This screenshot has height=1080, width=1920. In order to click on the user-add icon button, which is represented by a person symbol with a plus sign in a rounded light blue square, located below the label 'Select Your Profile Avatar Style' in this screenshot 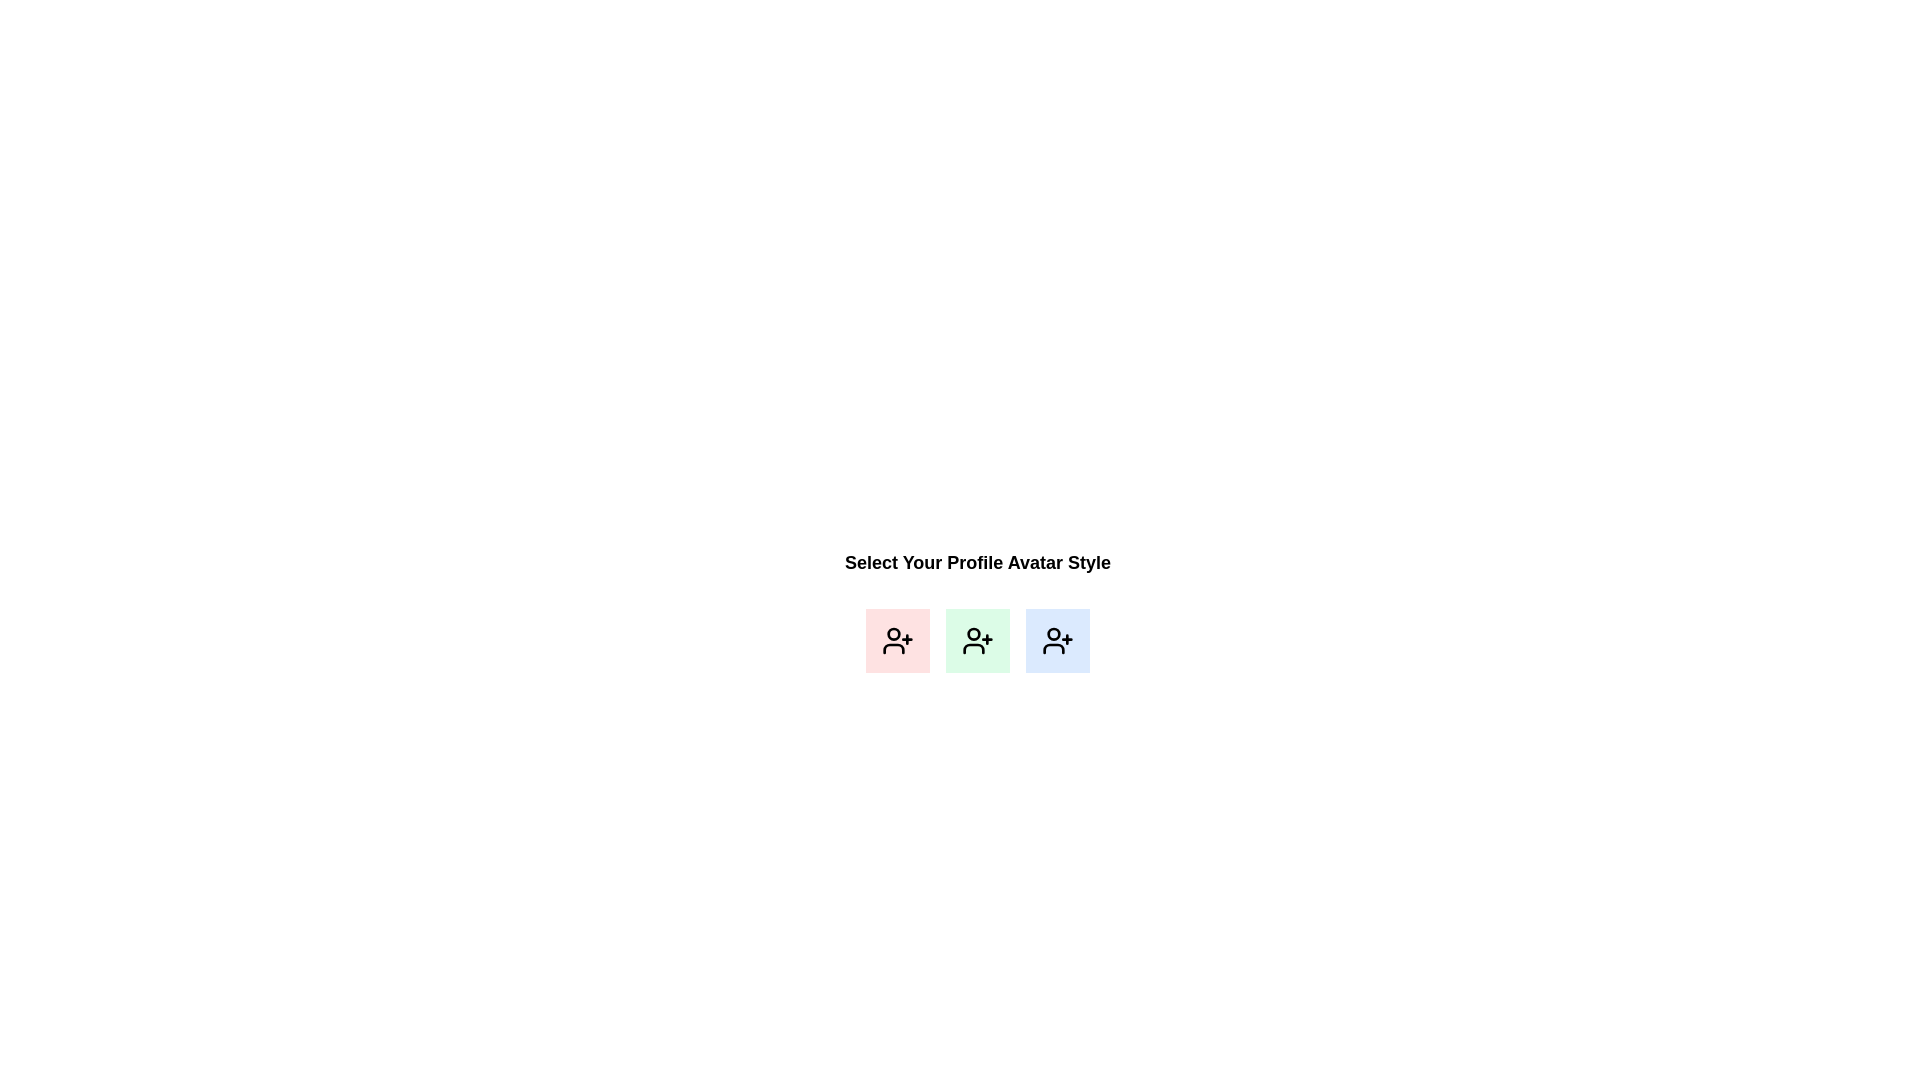, I will do `click(1056, 640)`.